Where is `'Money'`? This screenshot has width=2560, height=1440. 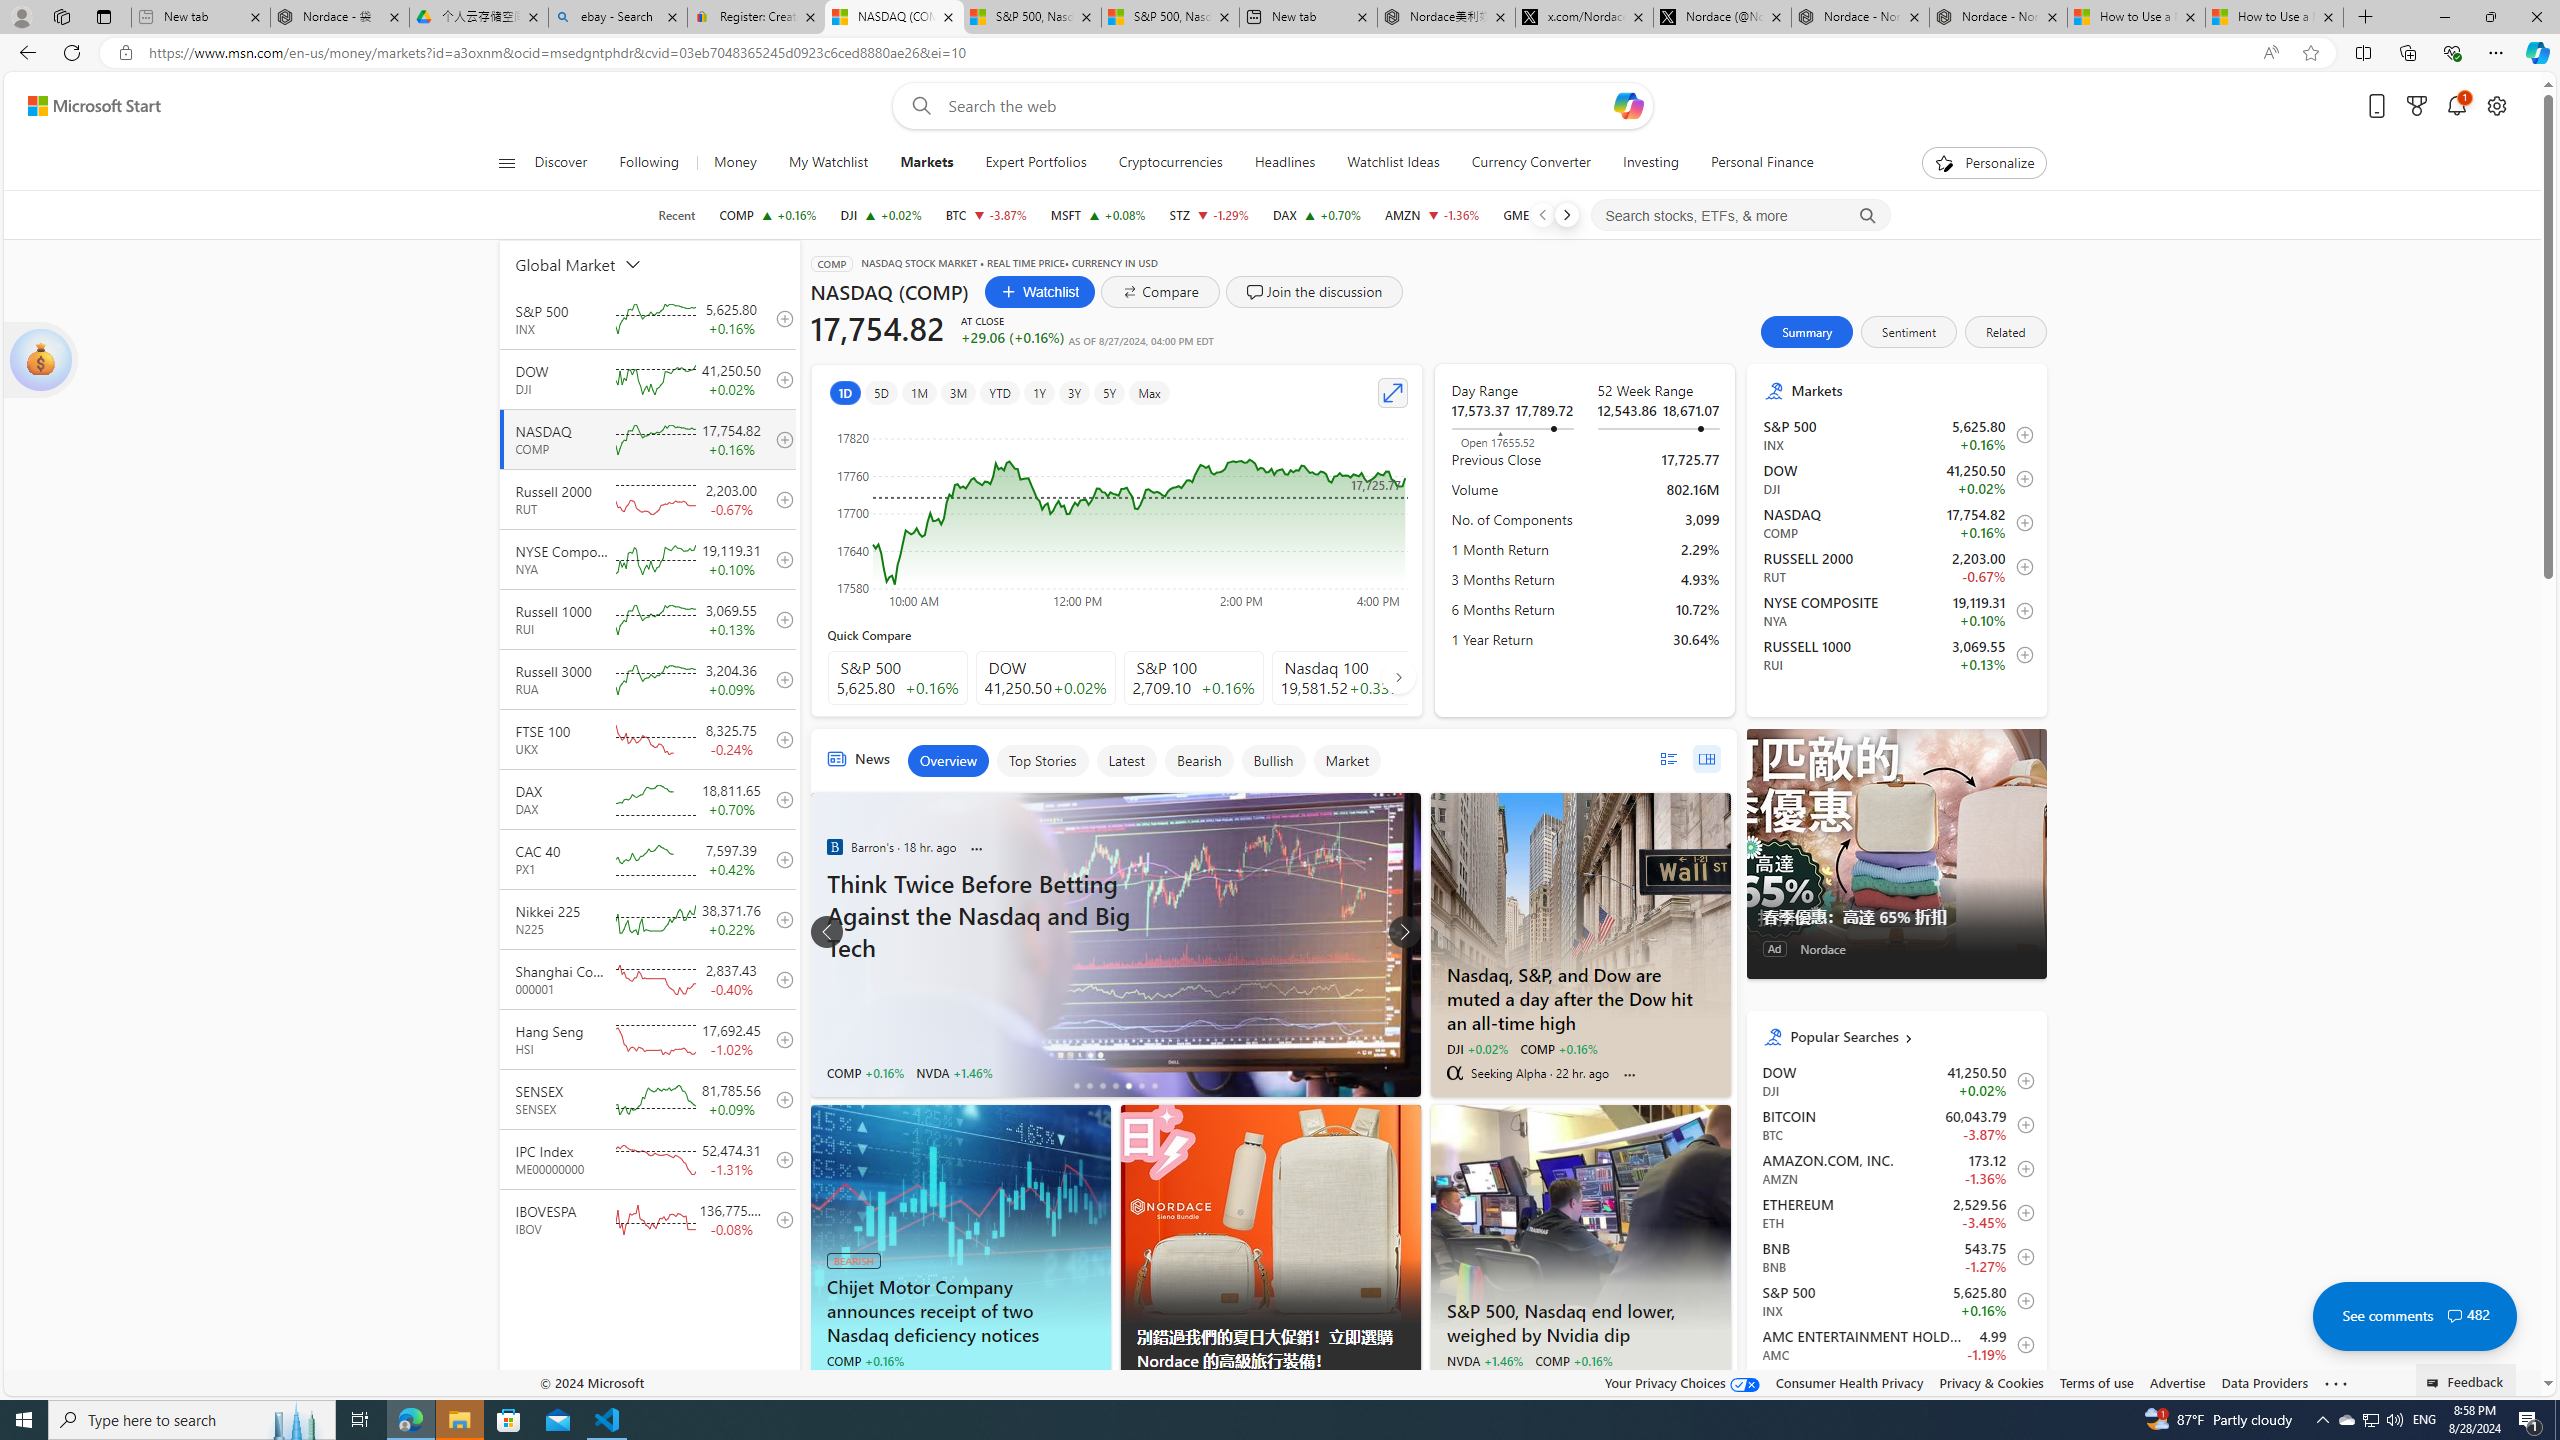 'Money' is located at coordinates (735, 162).